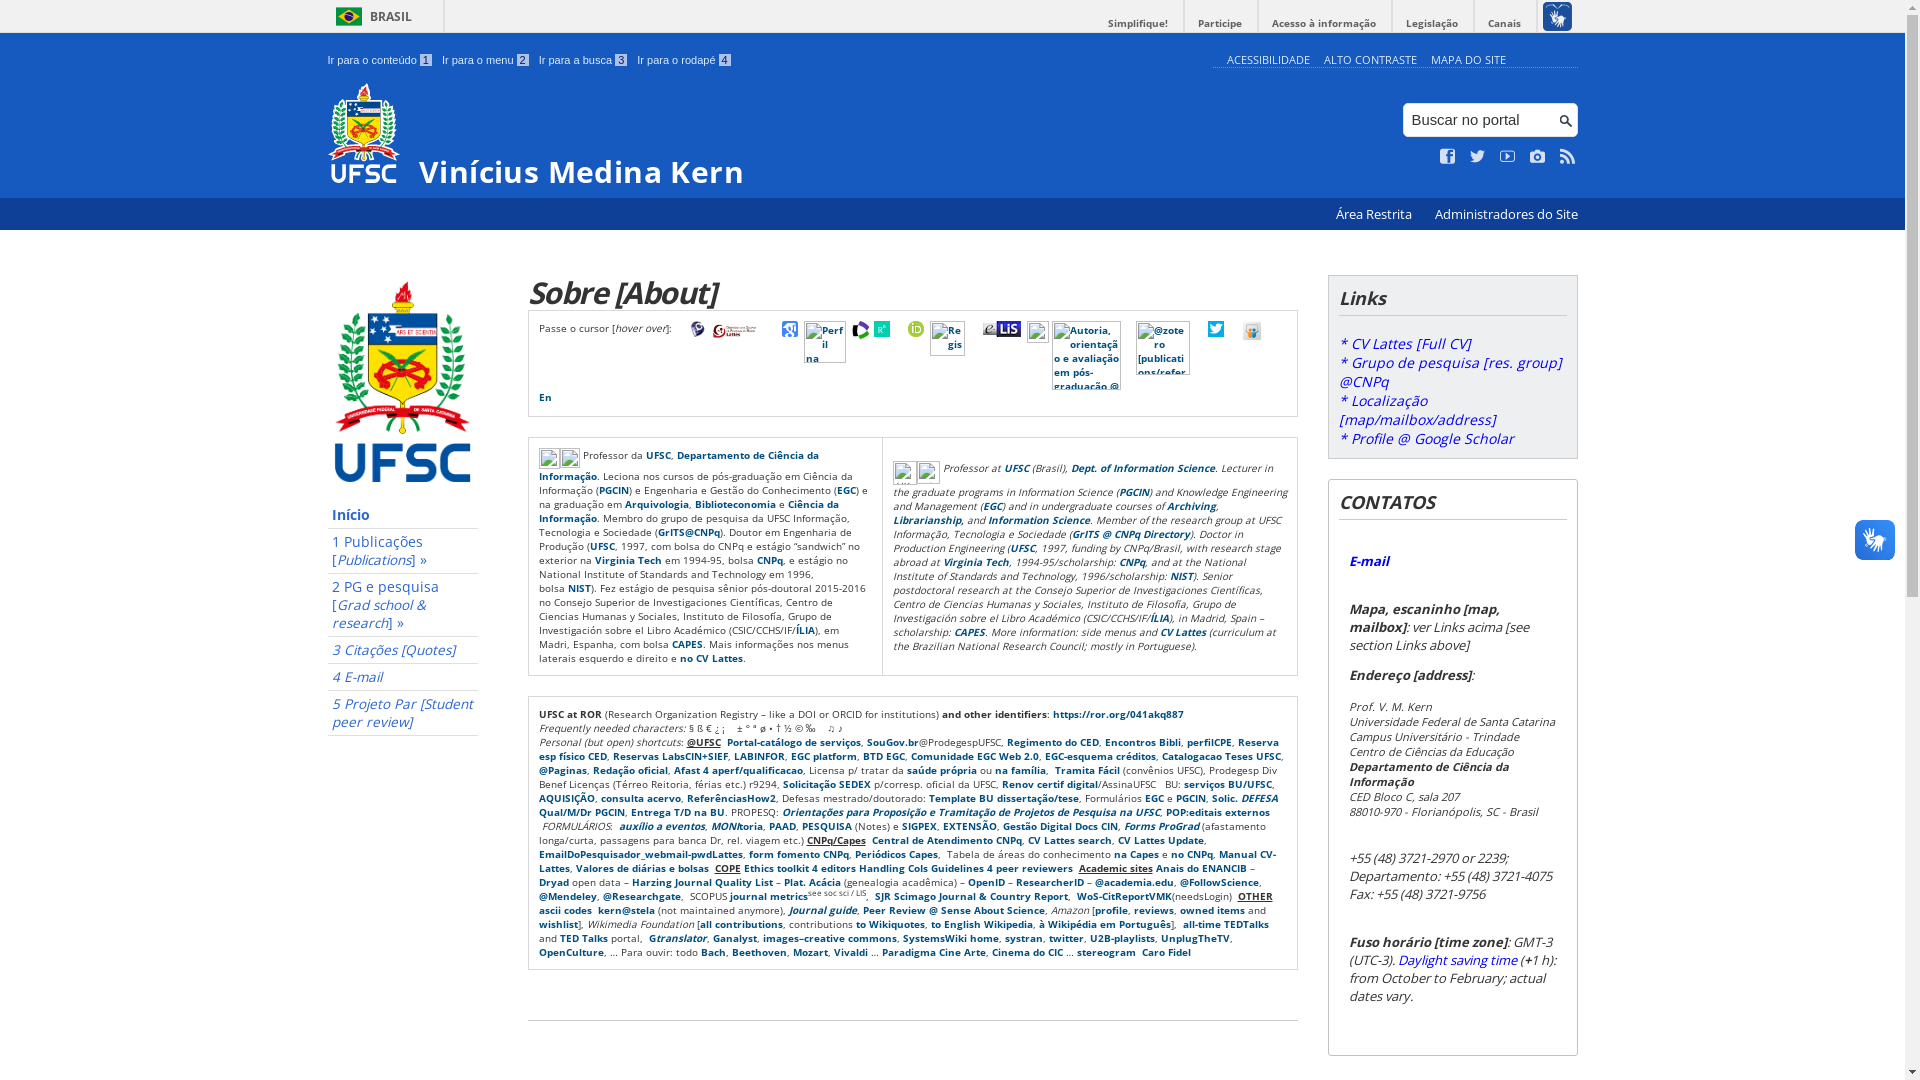  Describe the element at coordinates (945, 840) in the screenshot. I see `'Central de Atendimento CNPq'` at that location.